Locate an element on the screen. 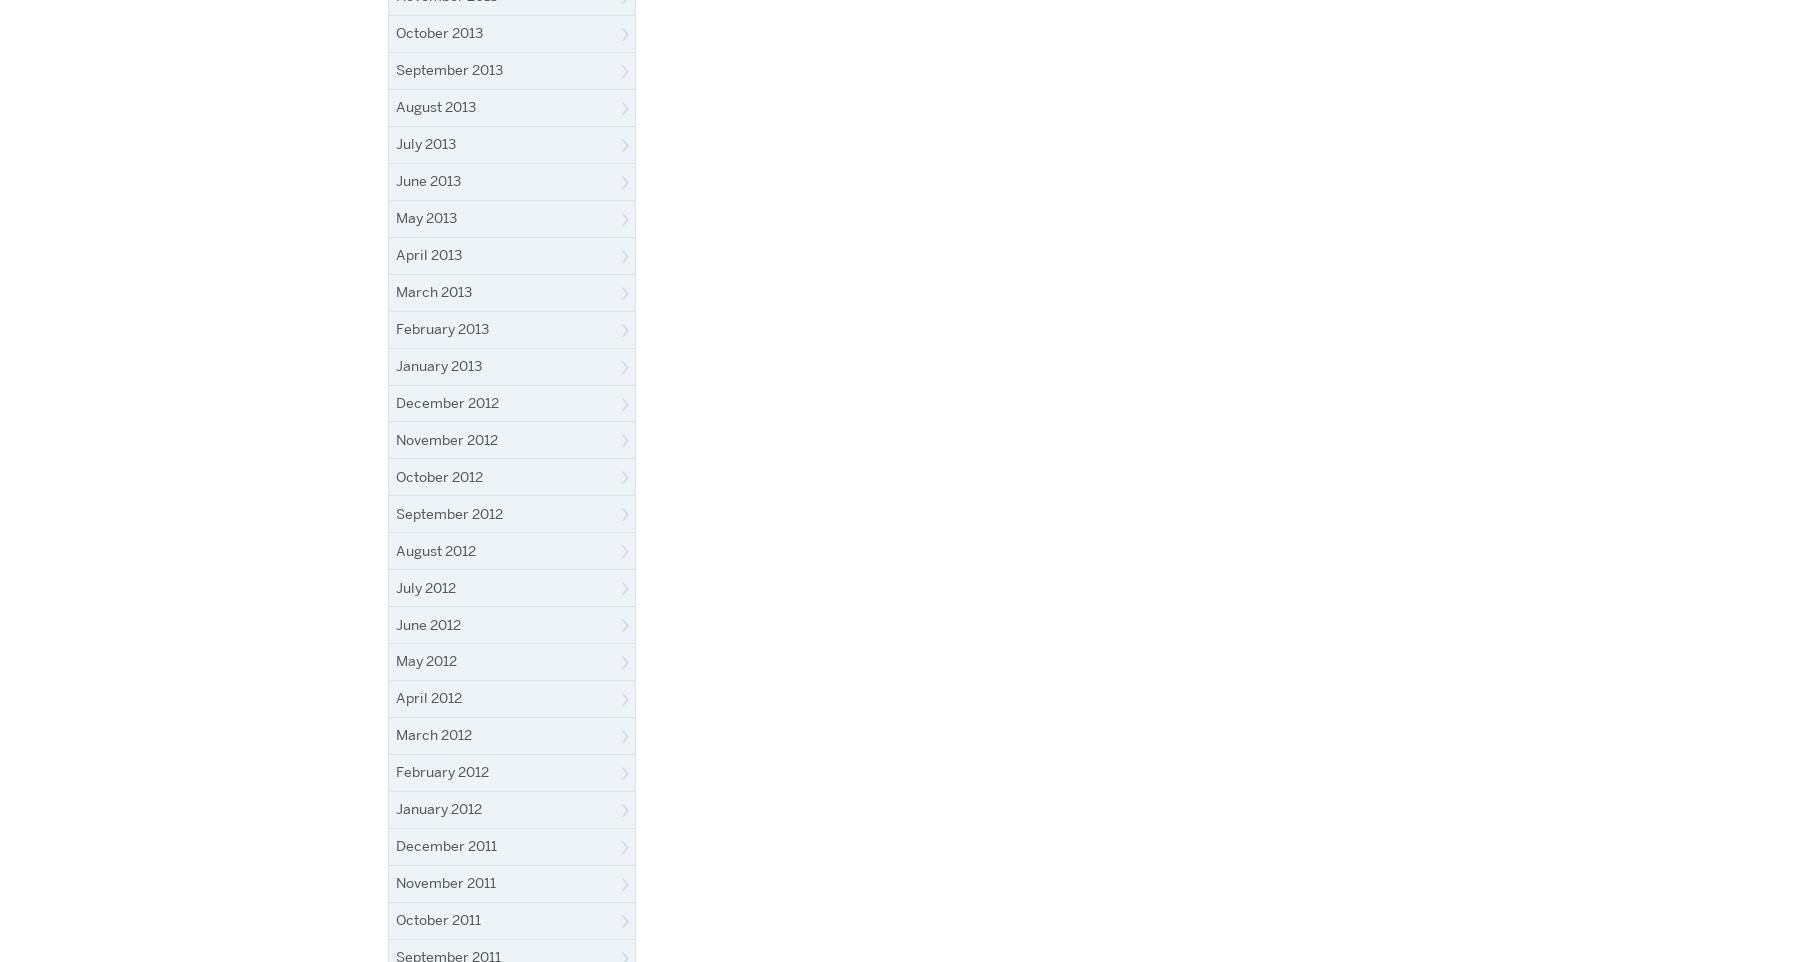 Image resolution: width=1800 pixels, height=962 pixels. 'April 2012' is located at coordinates (428, 697).